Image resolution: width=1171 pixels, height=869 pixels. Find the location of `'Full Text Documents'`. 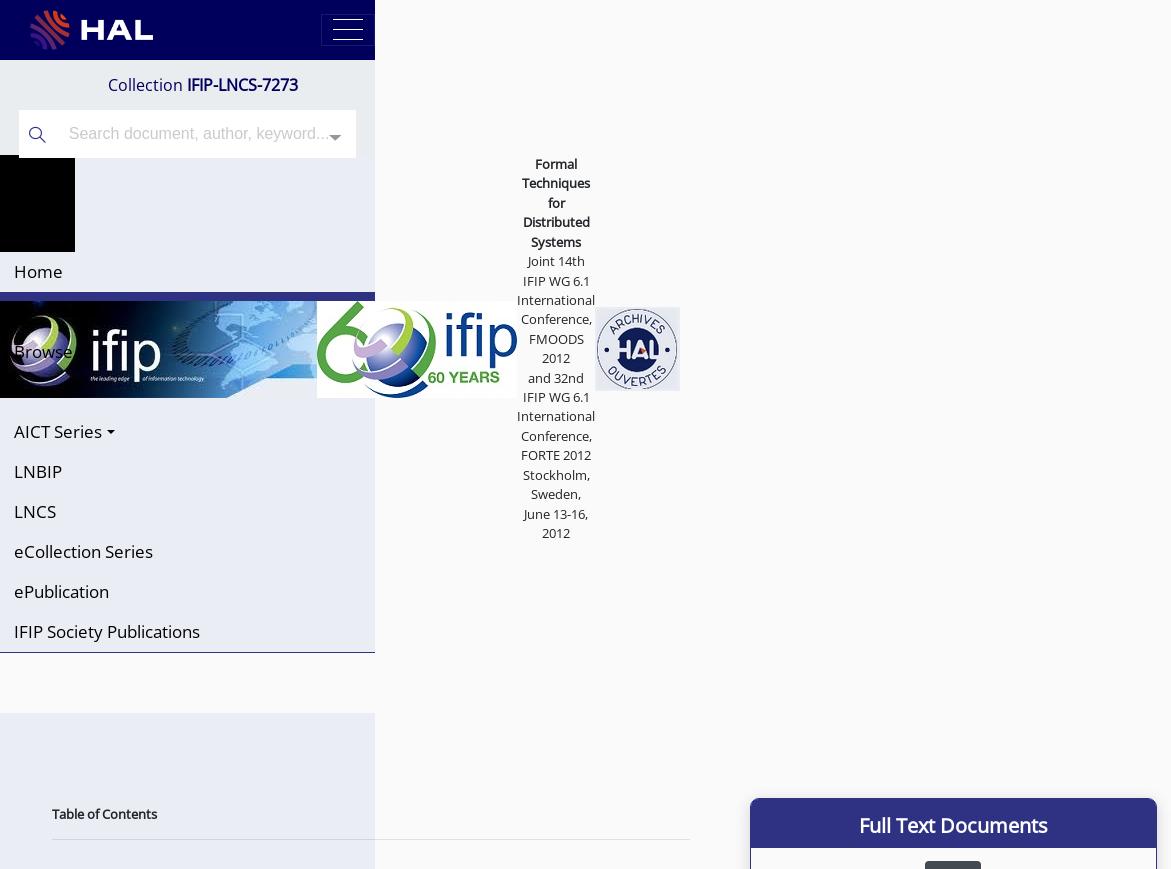

'Full Text Documents' is located at coordinates (952, 824).